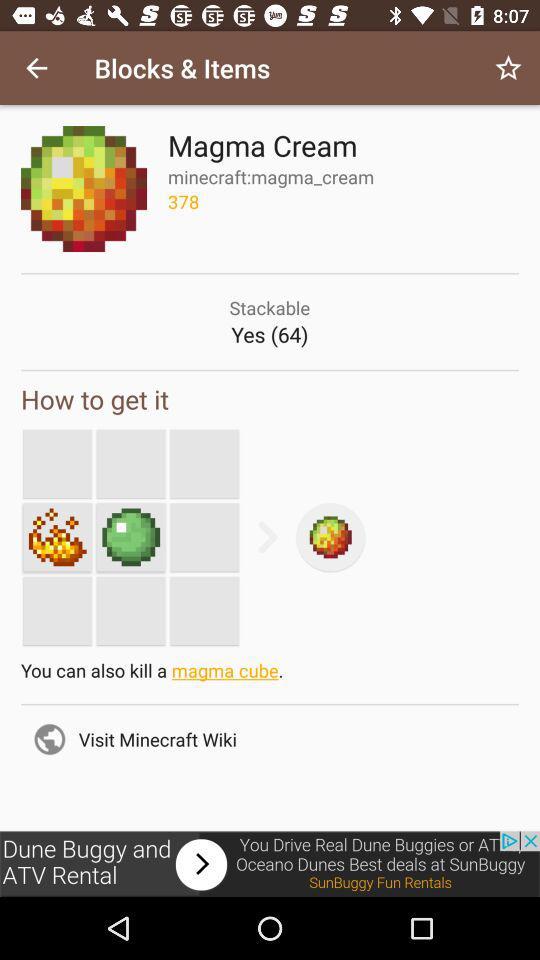 The image size is (540, 960). What do you see at coordinates (270, 675) in the screenshot?
I see `the you can also` at bounding box center [270, 675].